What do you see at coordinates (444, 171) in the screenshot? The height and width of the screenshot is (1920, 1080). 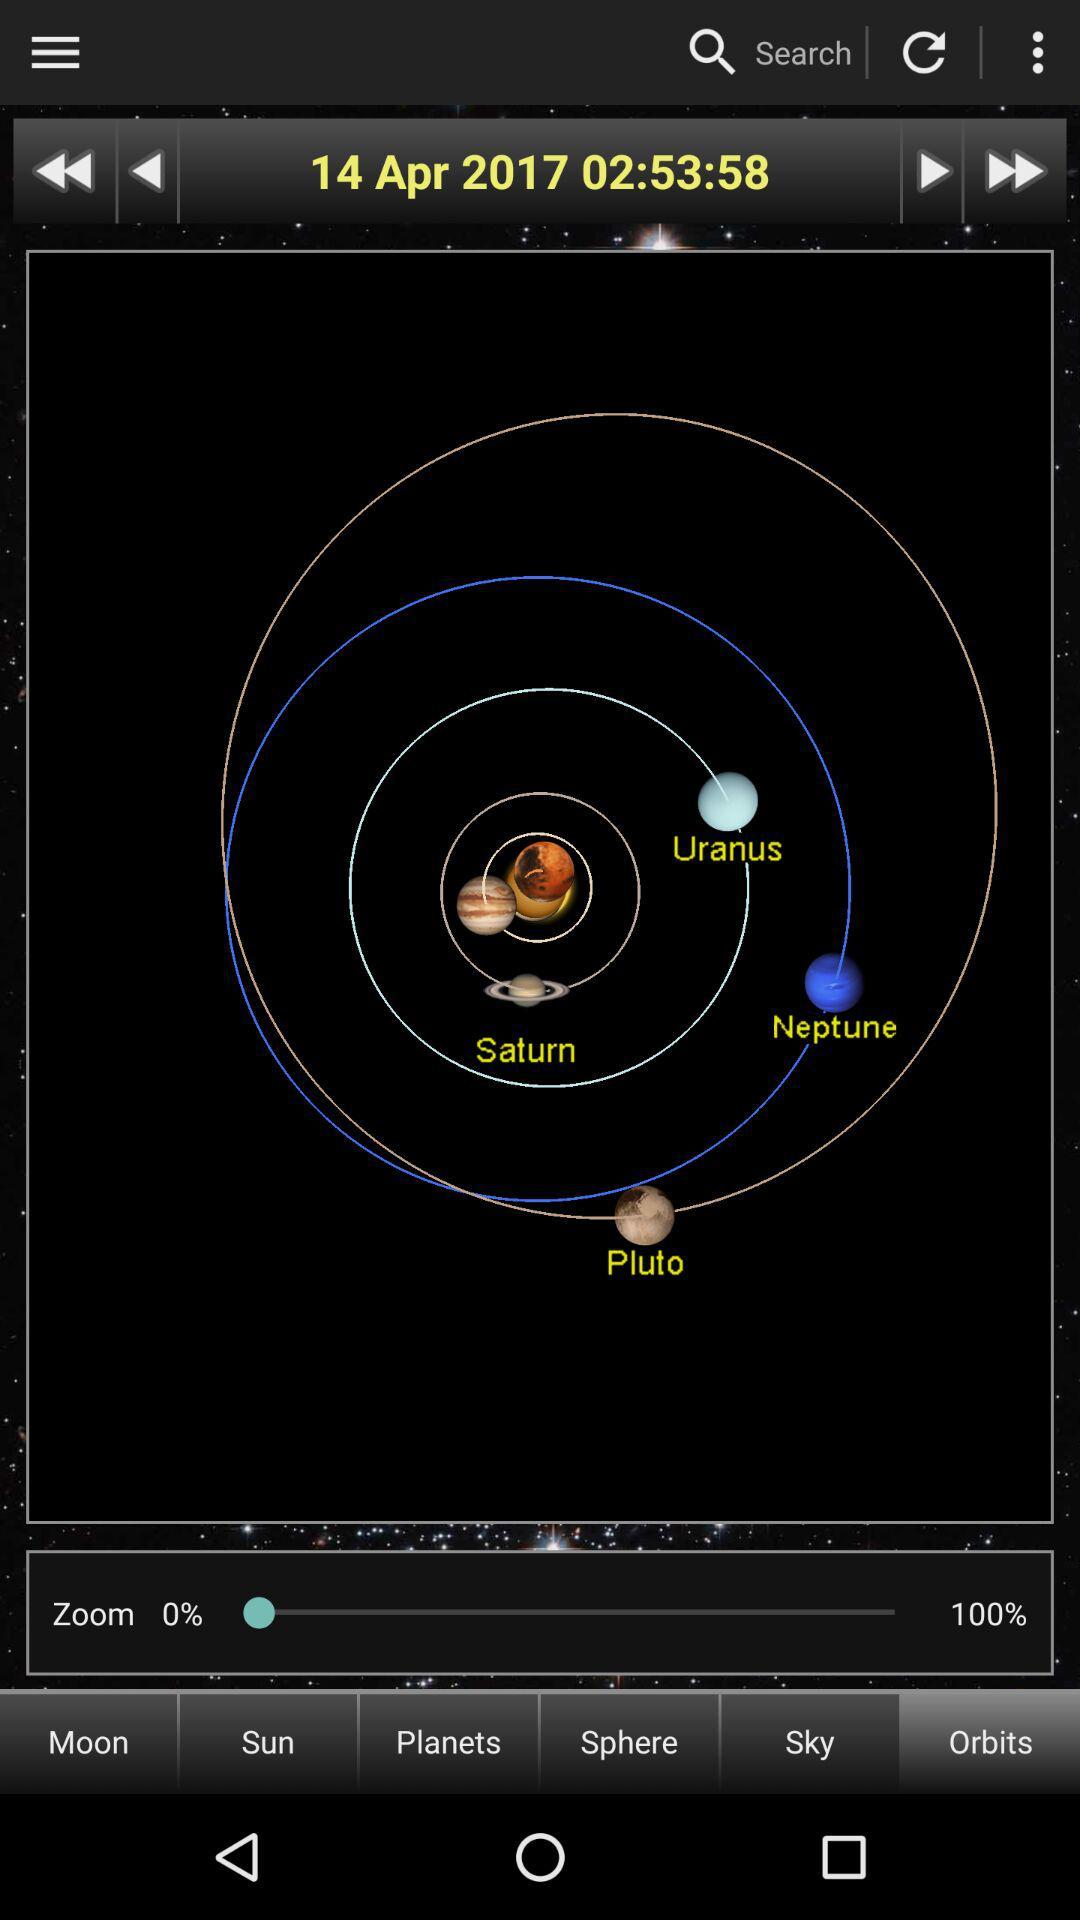 I see `the icon to the left of the 02:53:58 icon` at bounding box center [444, 171].